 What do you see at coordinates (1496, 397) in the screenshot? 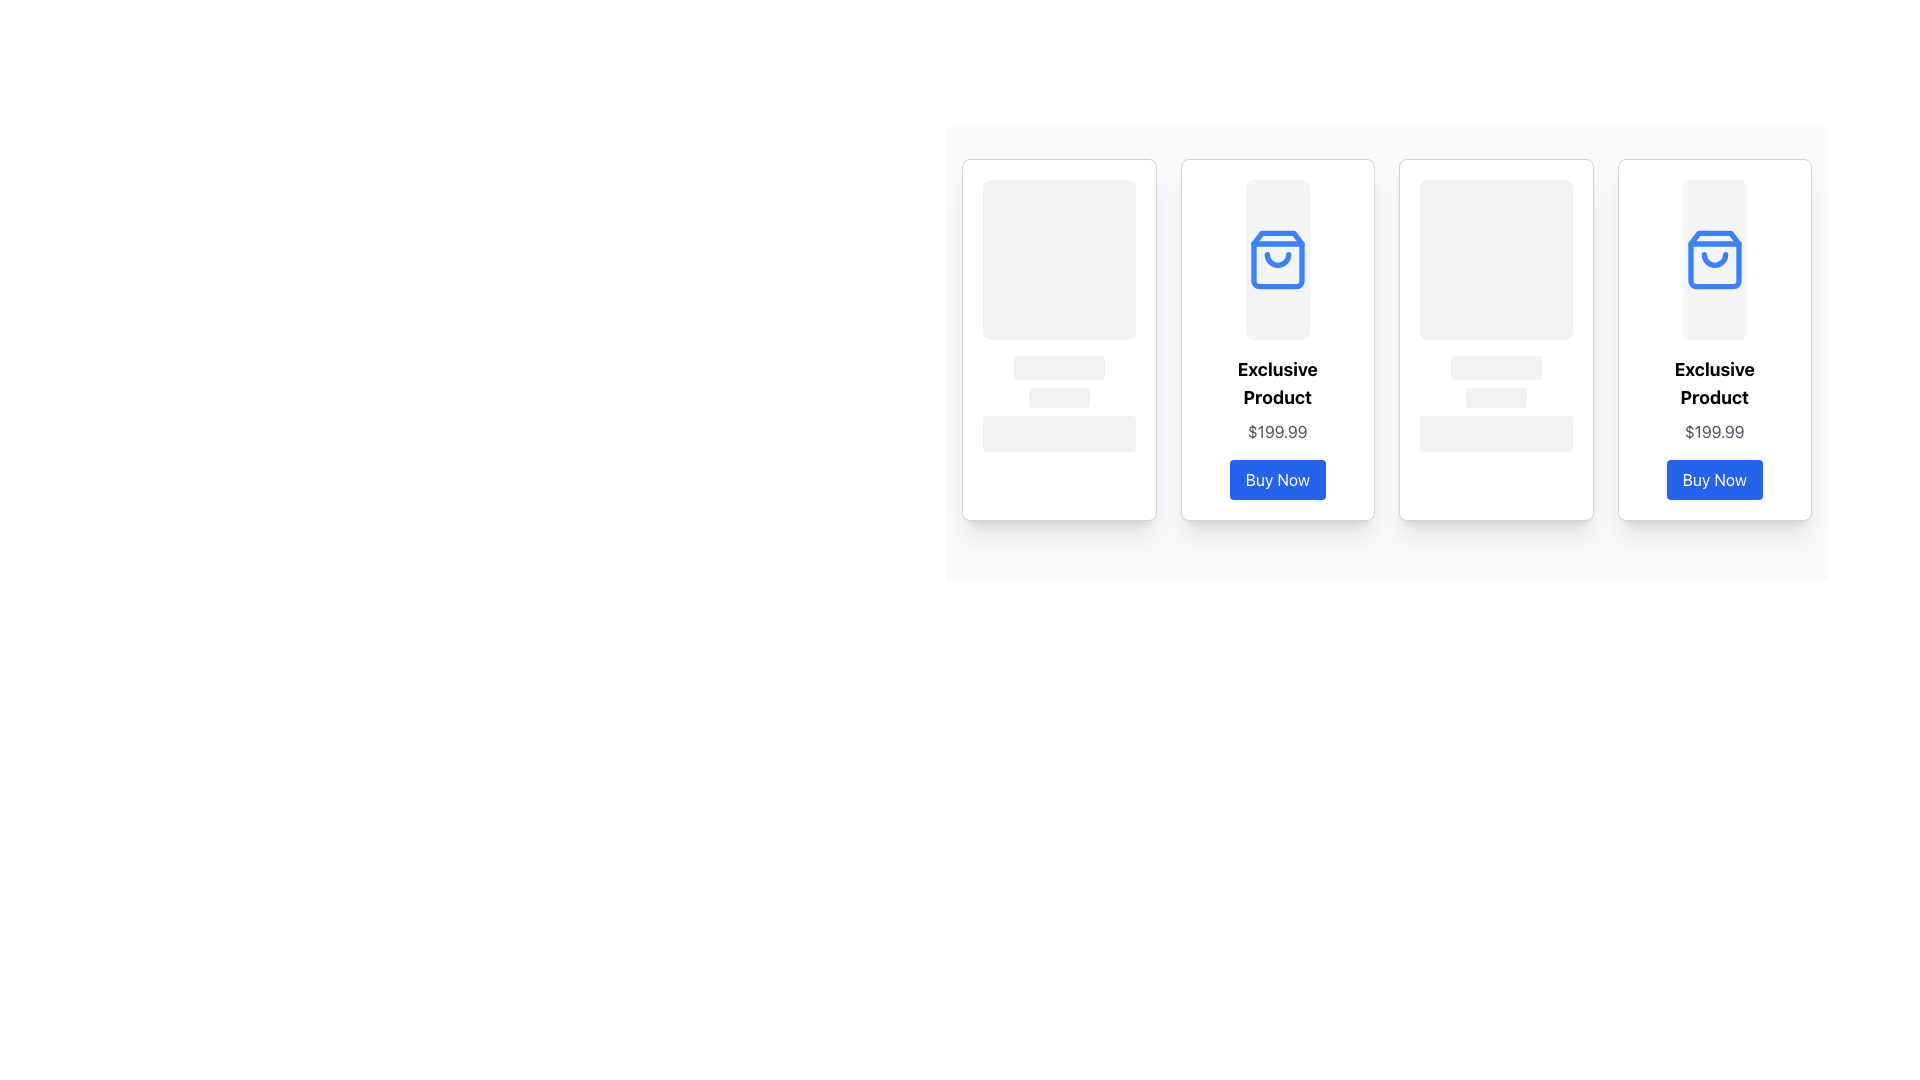
I see `the light gray progress bar with rounded edges located at the bottom of the third card component in a four-card layout` at bounding box center [1496, 397].